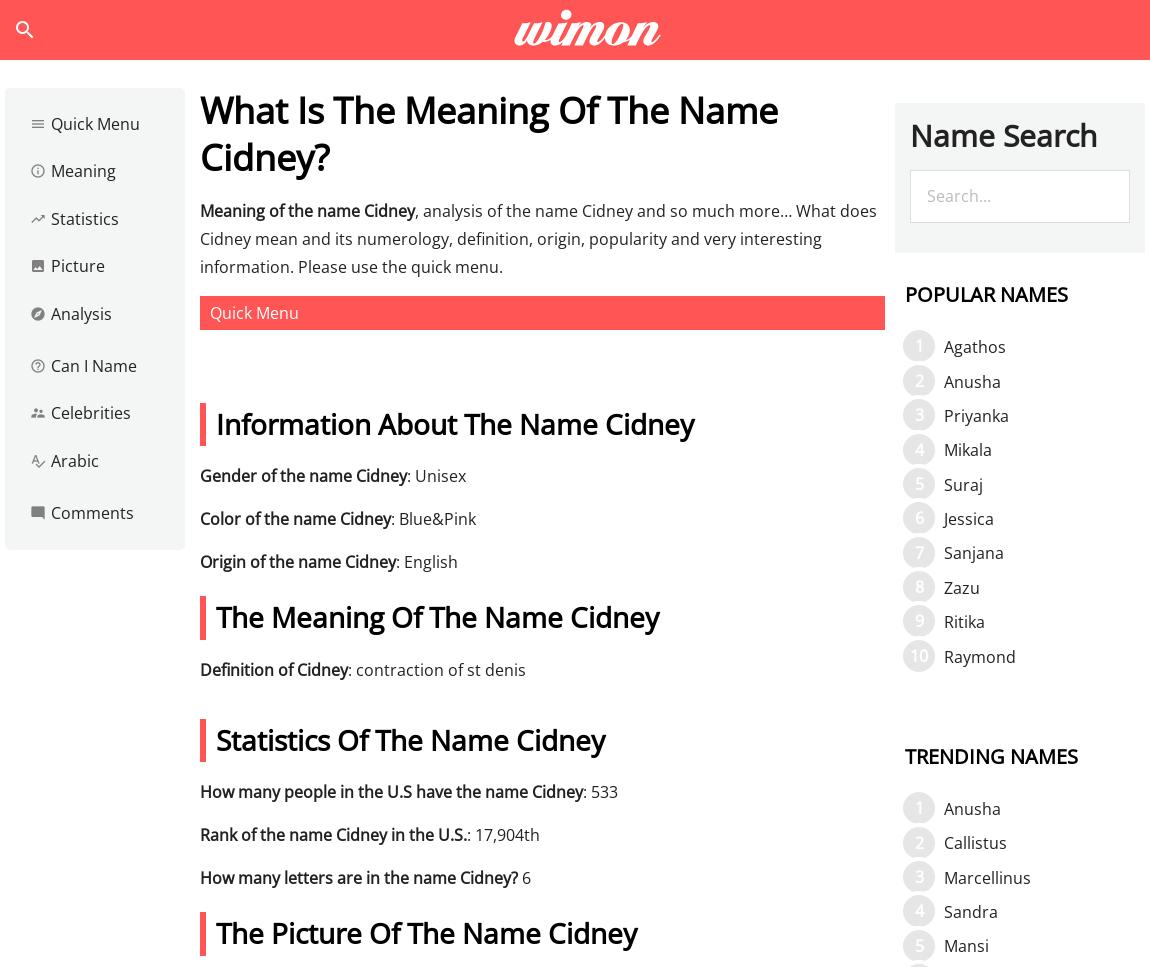 The height and width of the screenshot is (967, 1150). Describe the element at coordinates (433, 517) in the screenshot. I see `': Blue&Pink'` at that location.